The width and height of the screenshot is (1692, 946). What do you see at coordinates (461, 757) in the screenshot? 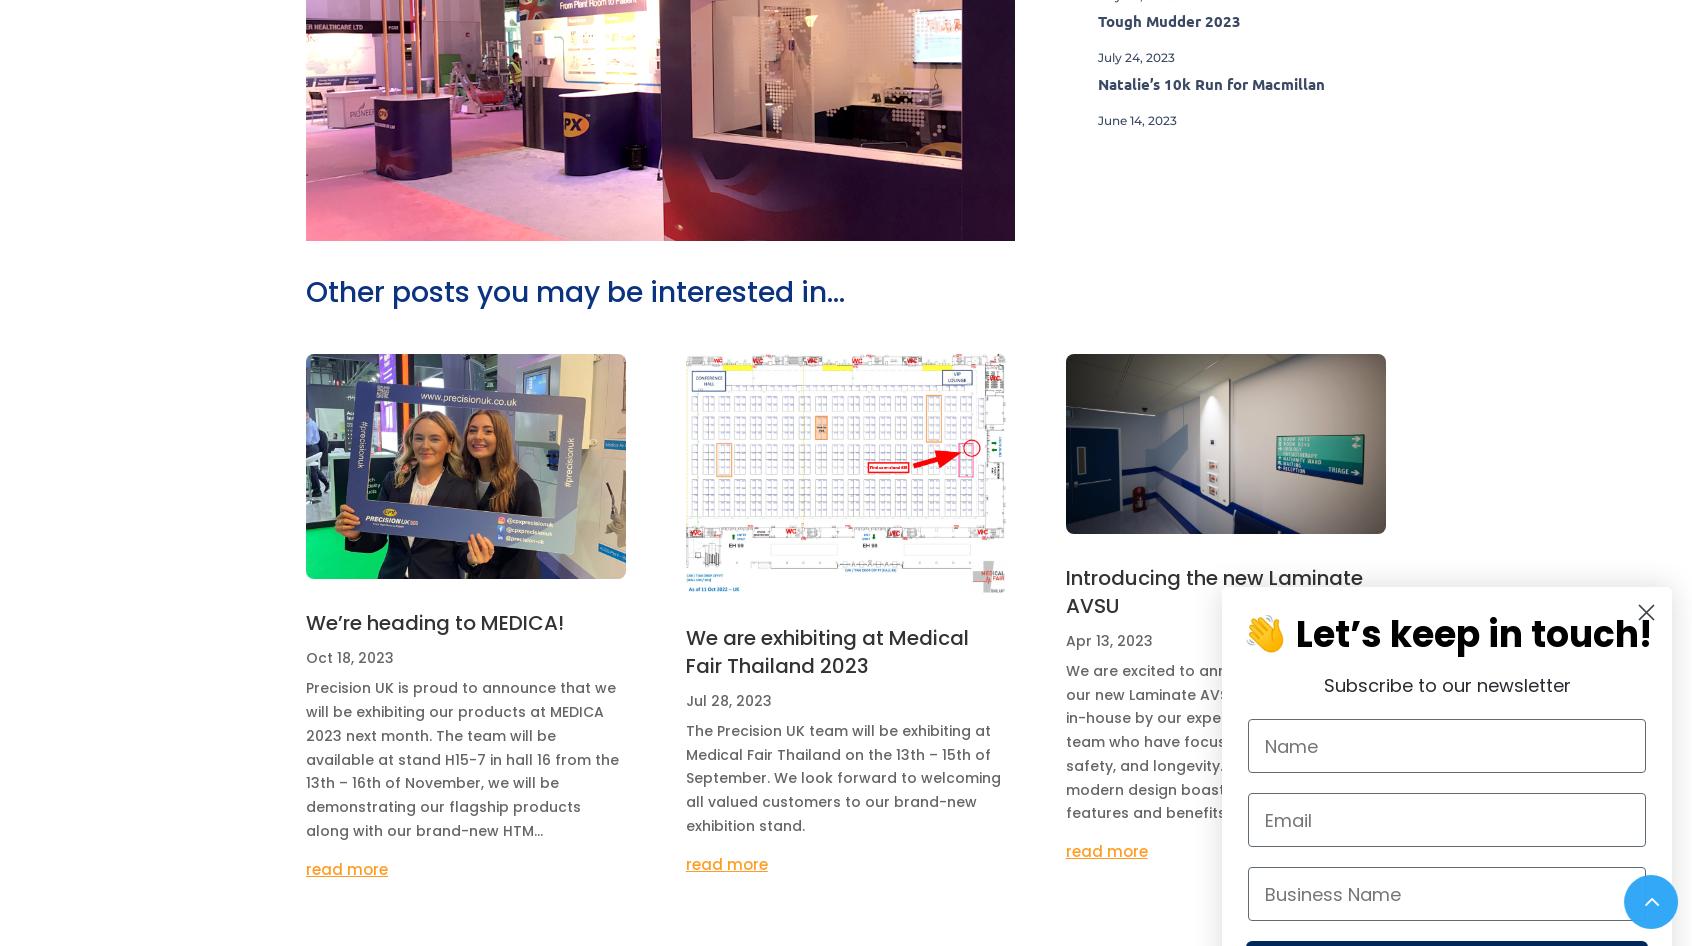
I see `'Precision UK is proud to announce that we will be exhibiting our products at MEDICA 2023 next month. The team will be available at stand H15-7 in hall 16 from the 13th – 16th of November, we will be demonstrating our flagship products along with our brand-new HTM...'` at bounding box center [461, 757].